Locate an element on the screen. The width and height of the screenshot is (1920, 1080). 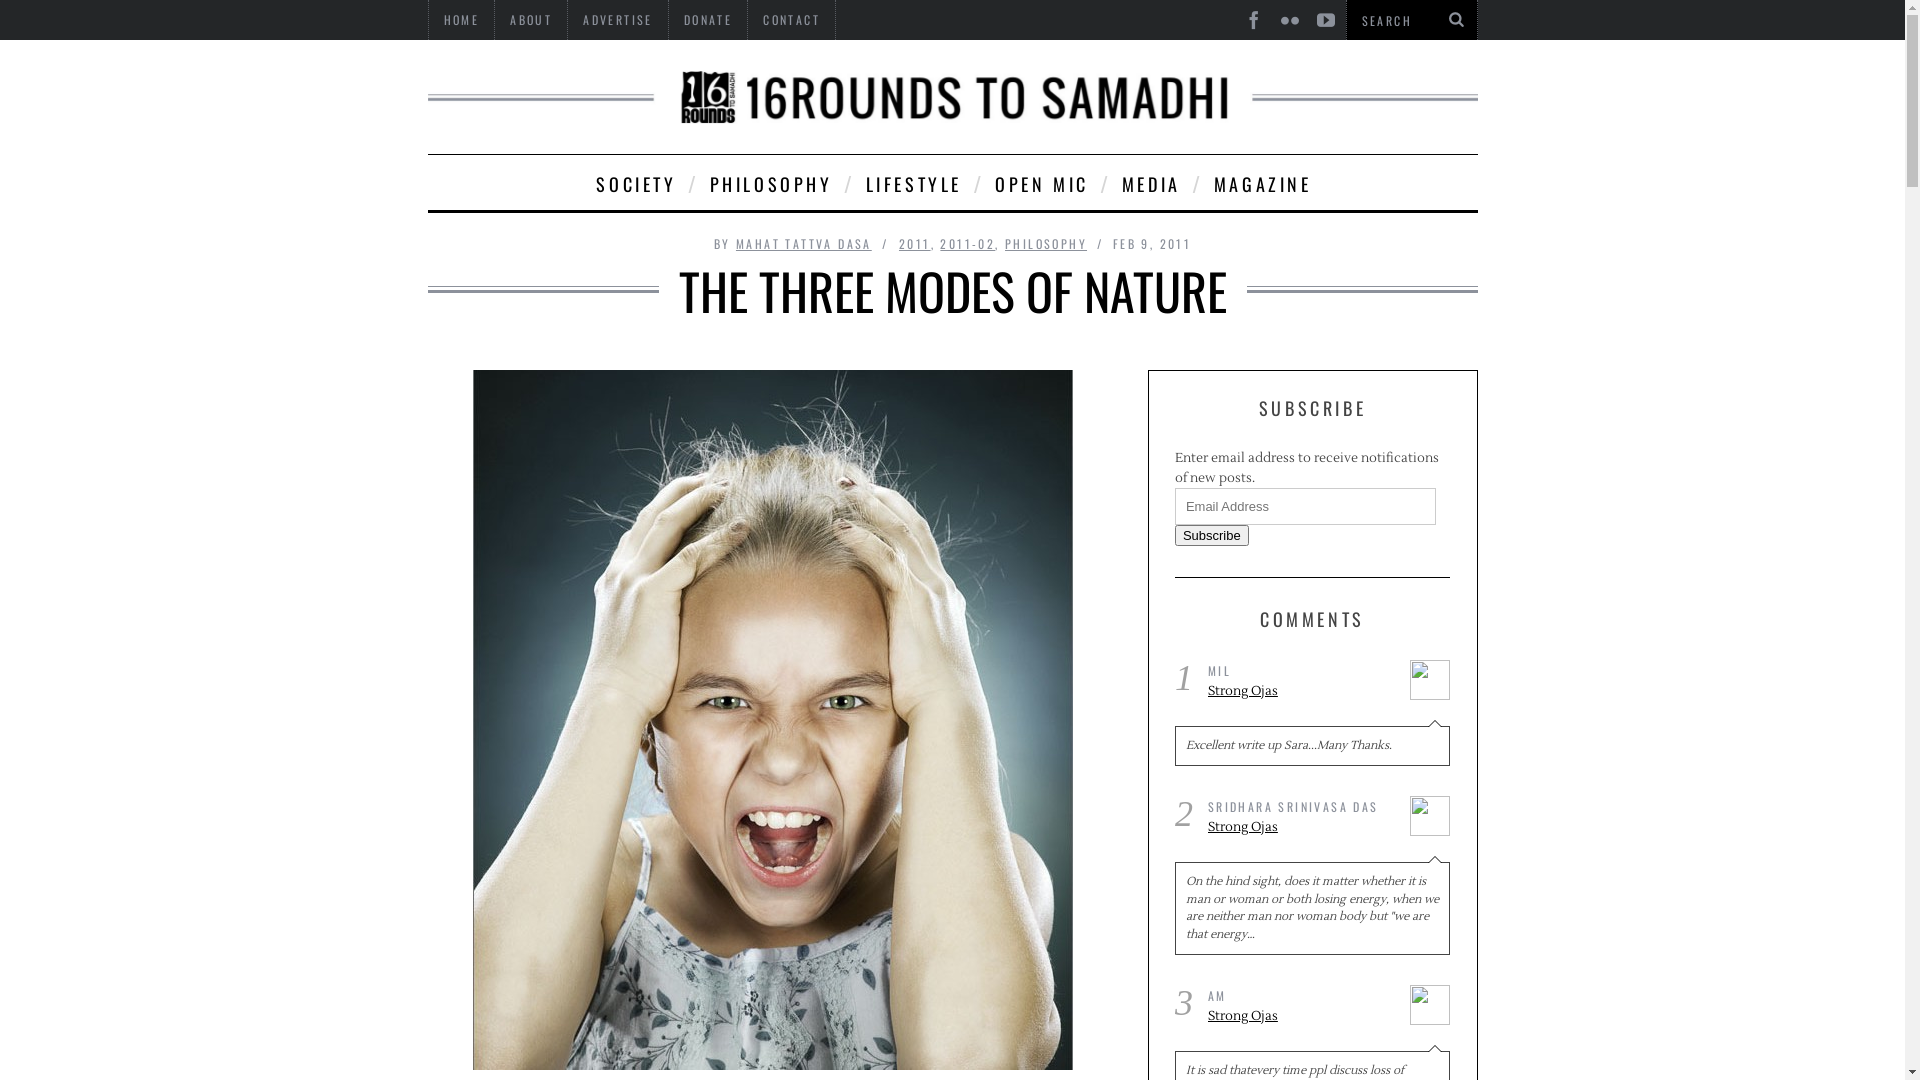
'16 ROUNDS to Samadhi magazine - ' is located at coordinates (952, 96).